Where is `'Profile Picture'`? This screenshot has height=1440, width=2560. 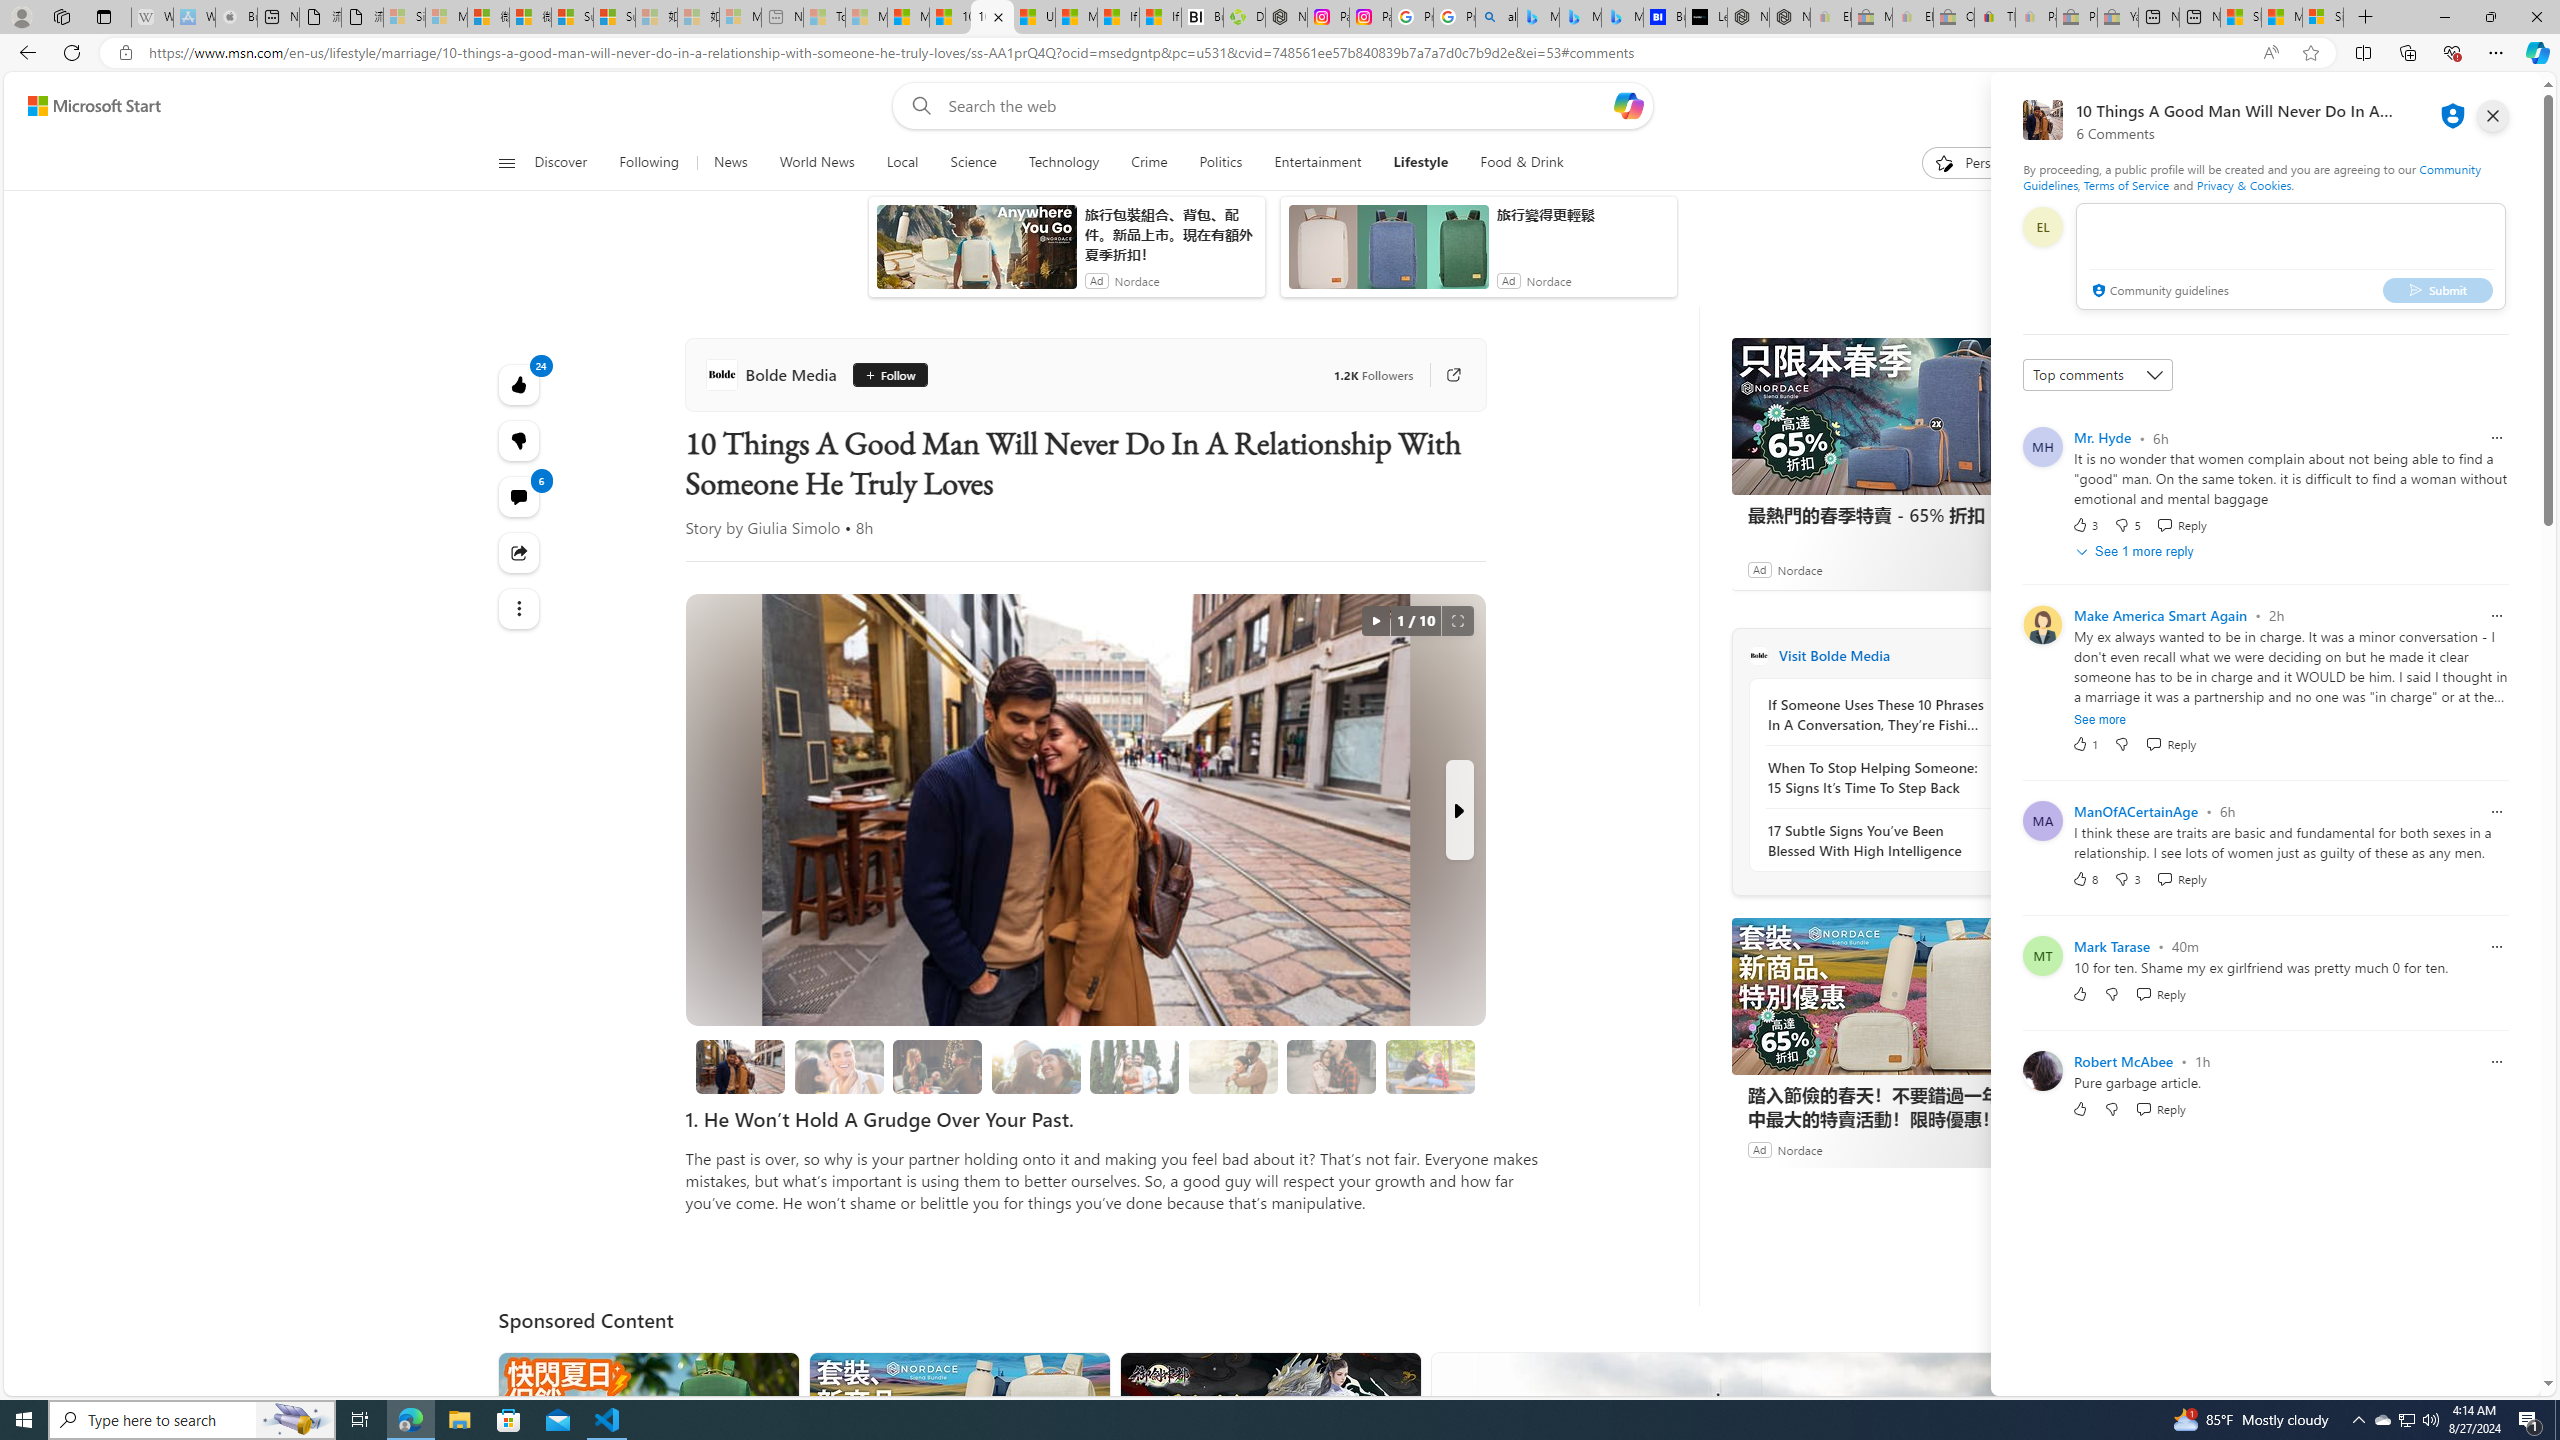
'Profile Picture' is located at coordinates (2042, 1069).